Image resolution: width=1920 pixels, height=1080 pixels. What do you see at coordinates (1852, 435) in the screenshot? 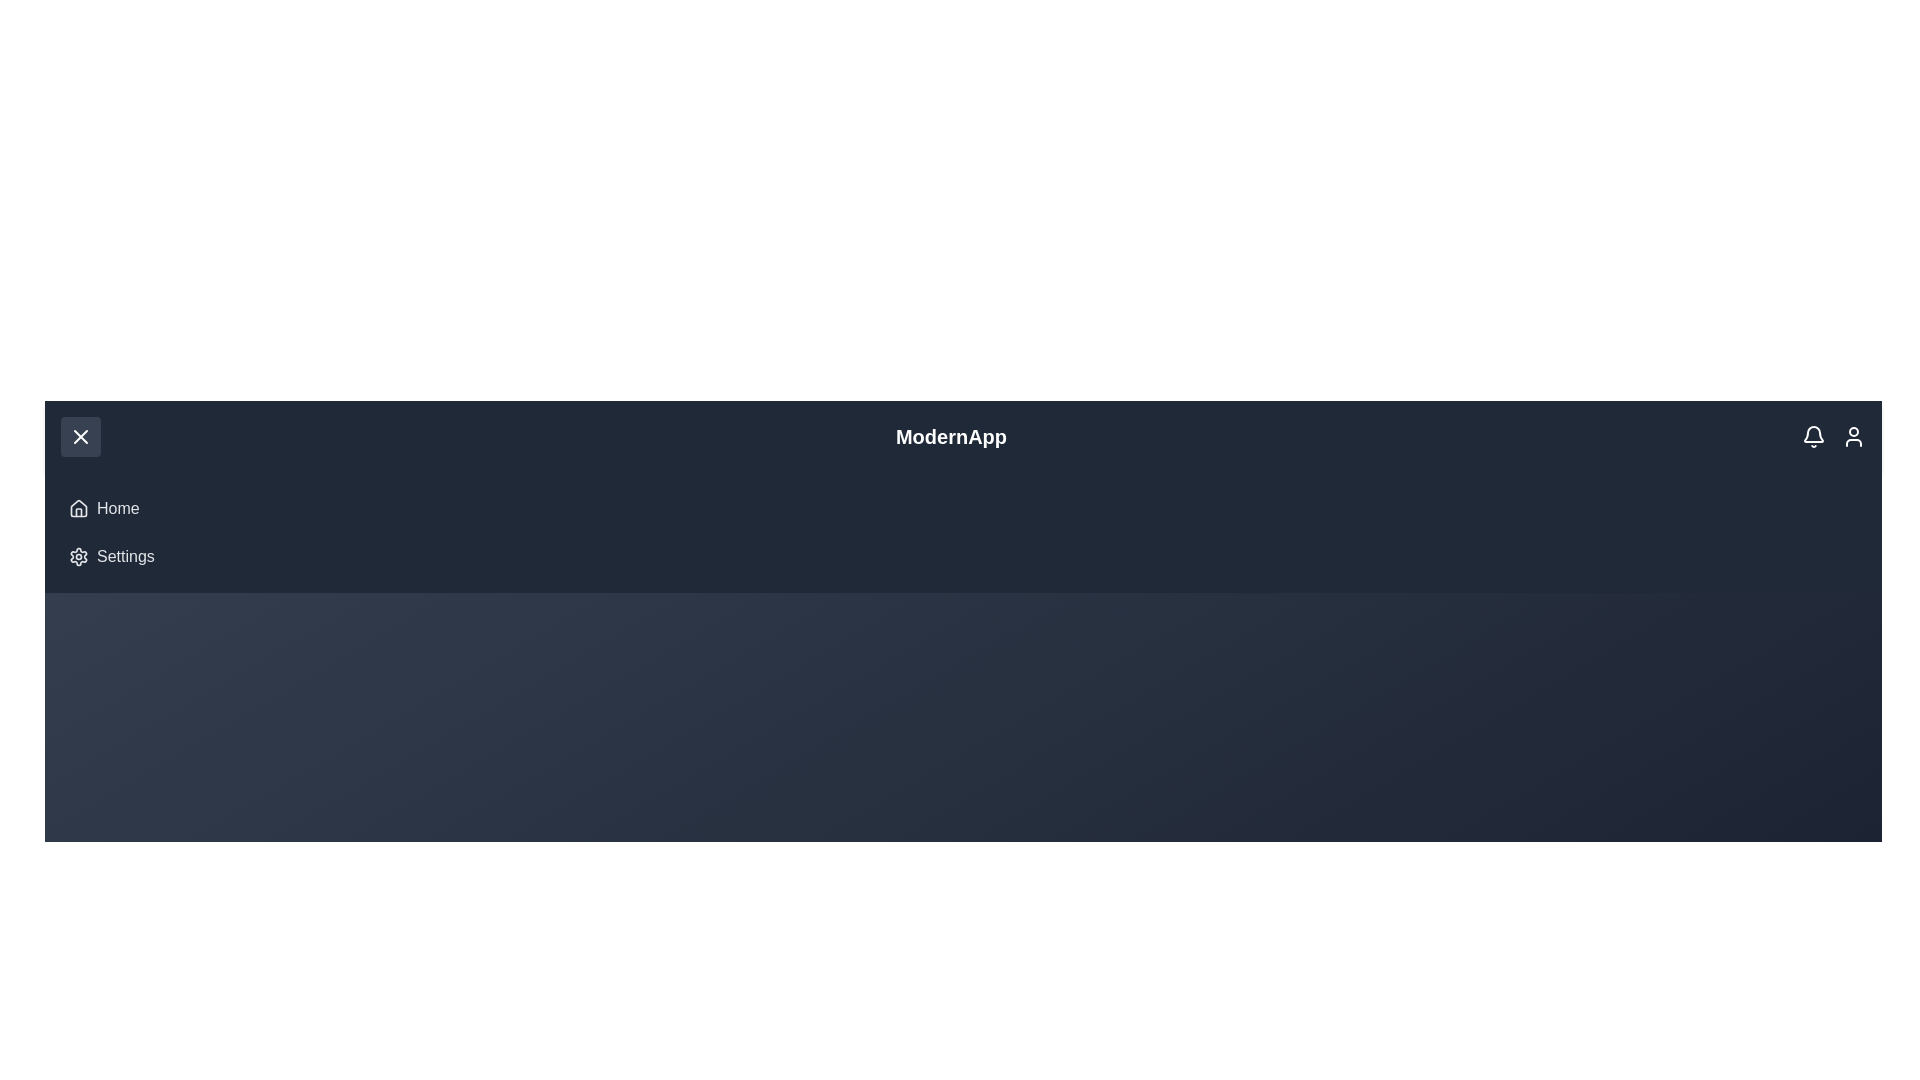
I see `the user icon to open user settings` at bounding box center [1852, 435].